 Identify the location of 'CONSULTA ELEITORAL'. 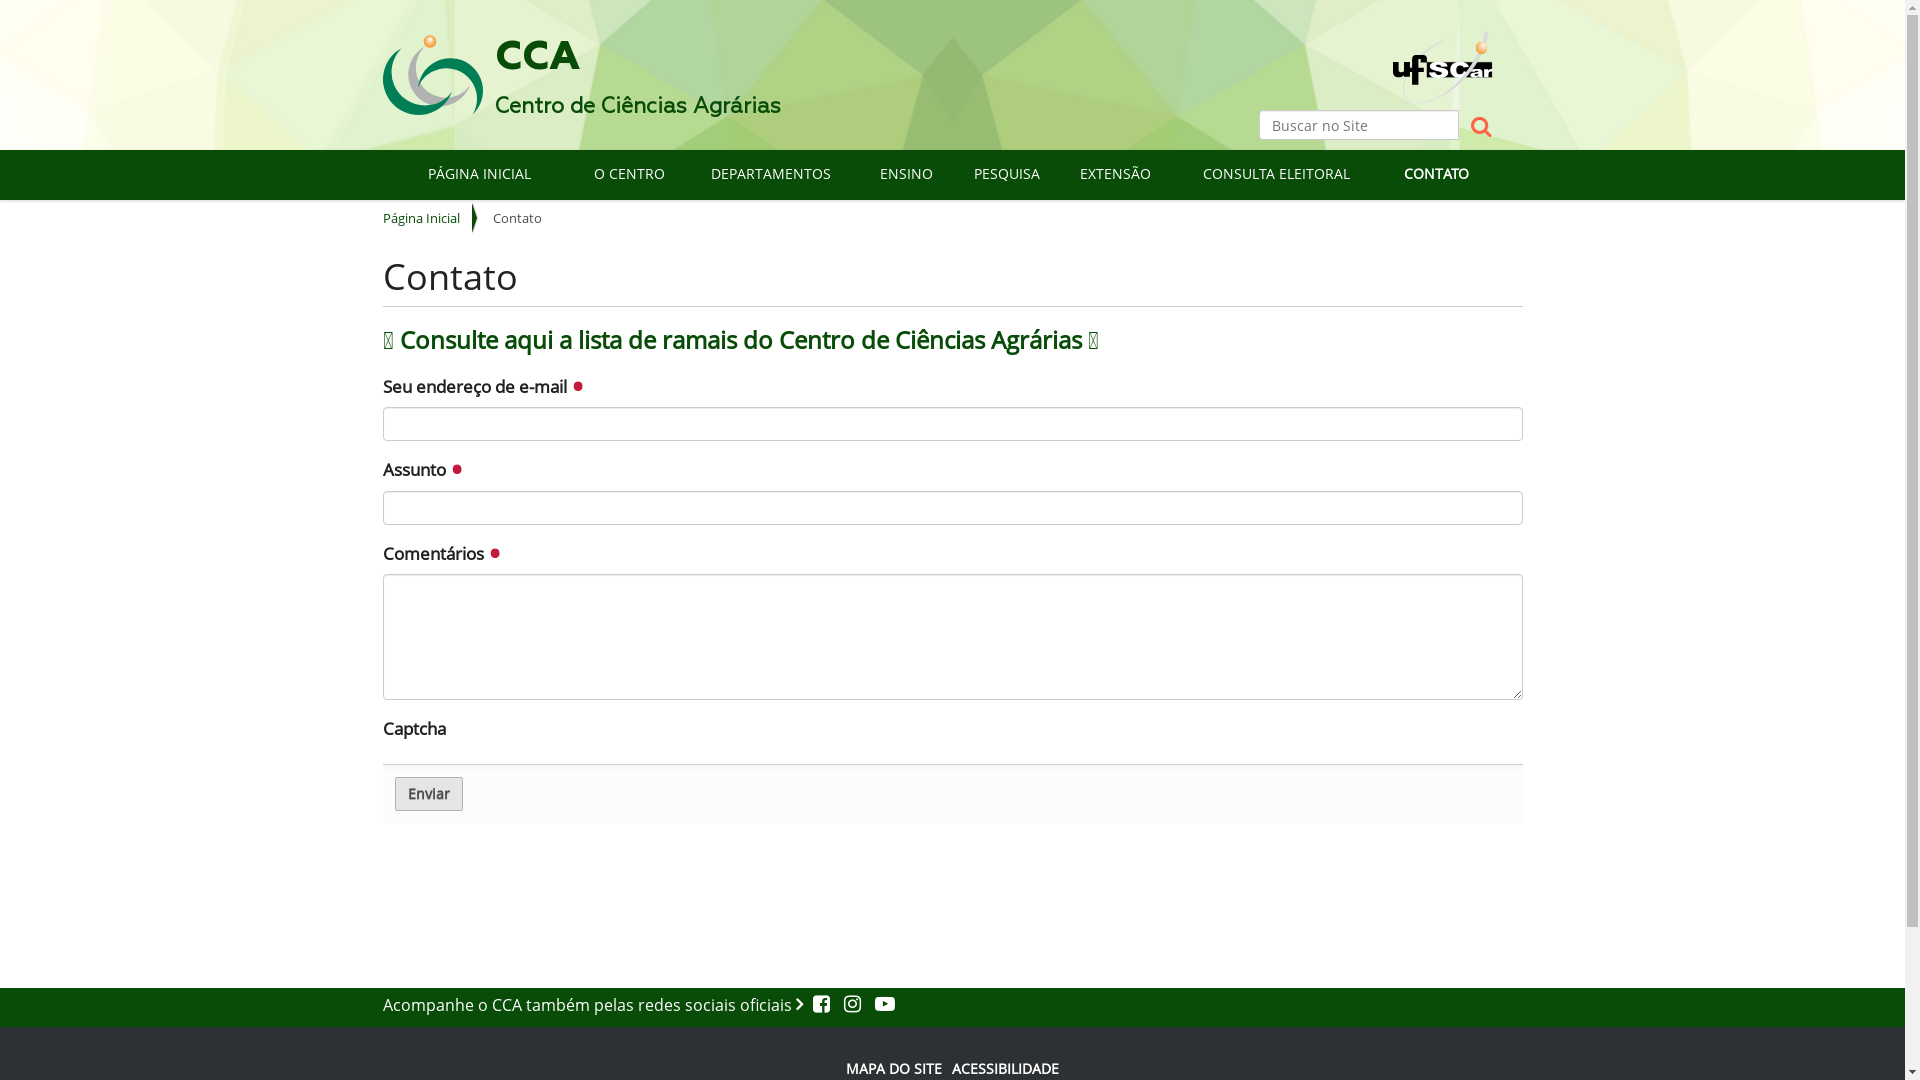
(1275, 172).